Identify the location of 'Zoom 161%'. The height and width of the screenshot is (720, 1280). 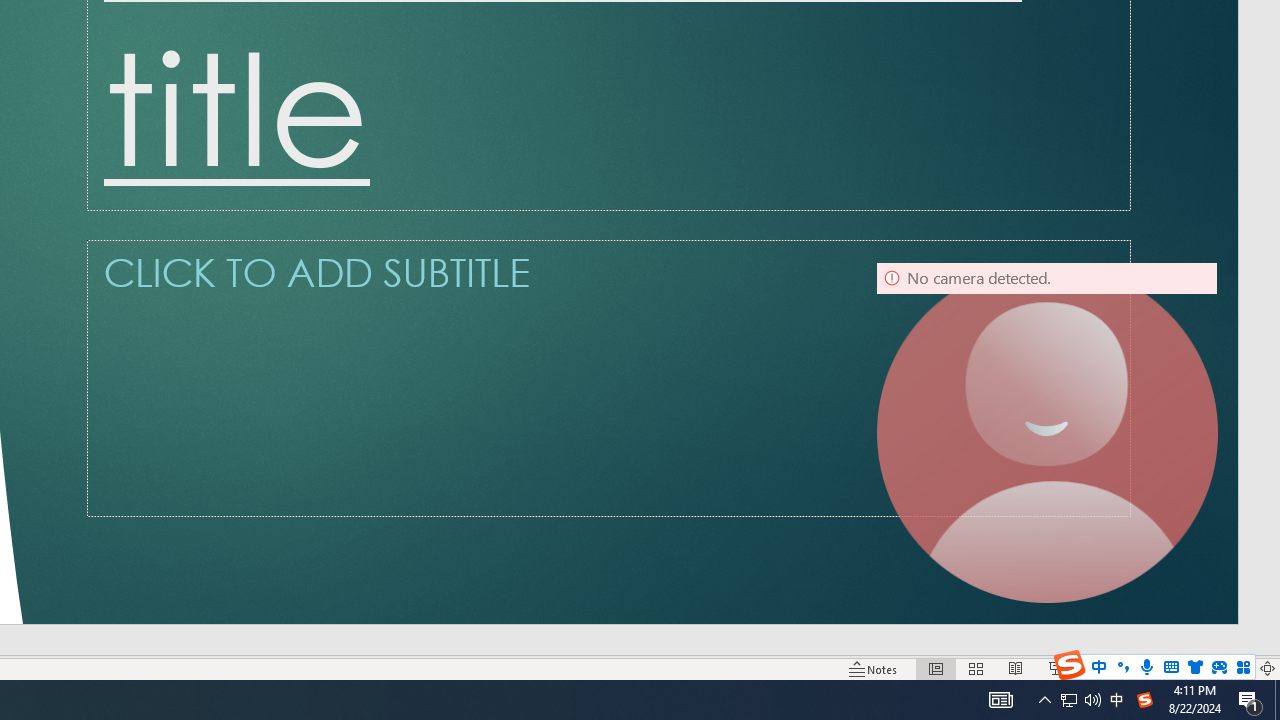
(1233, 669).